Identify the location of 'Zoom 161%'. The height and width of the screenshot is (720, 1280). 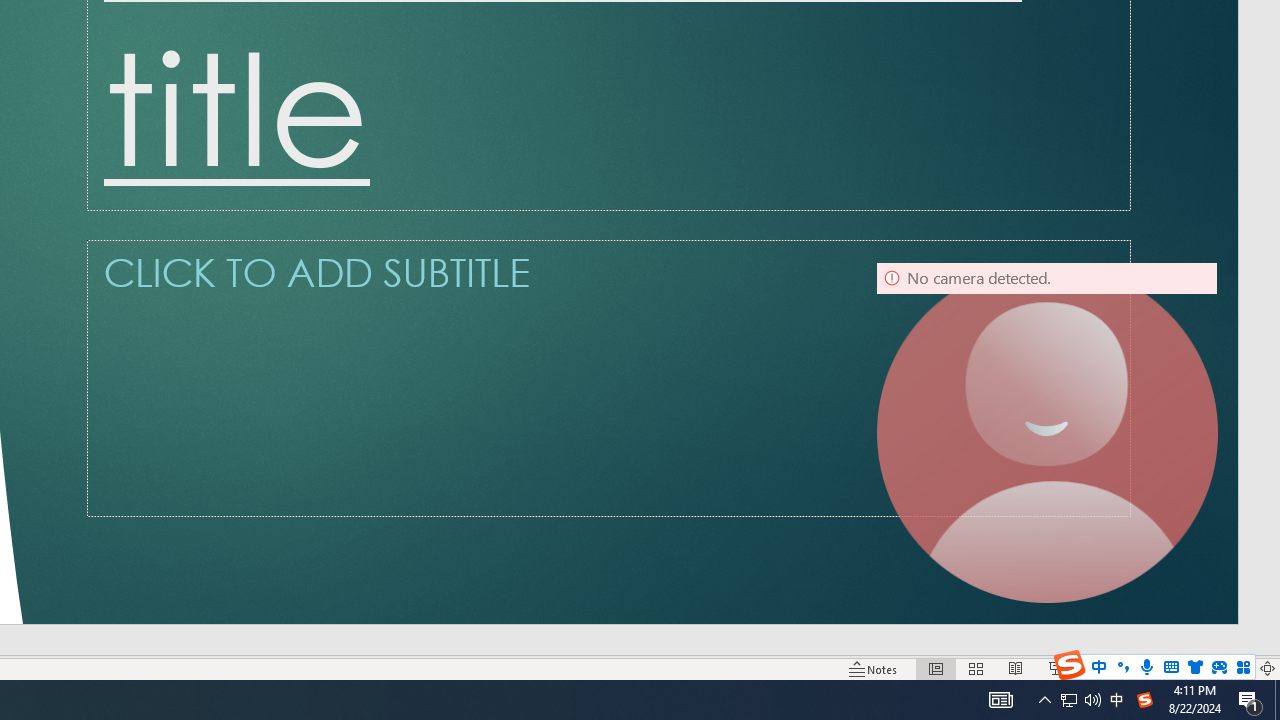
(1233, 669).